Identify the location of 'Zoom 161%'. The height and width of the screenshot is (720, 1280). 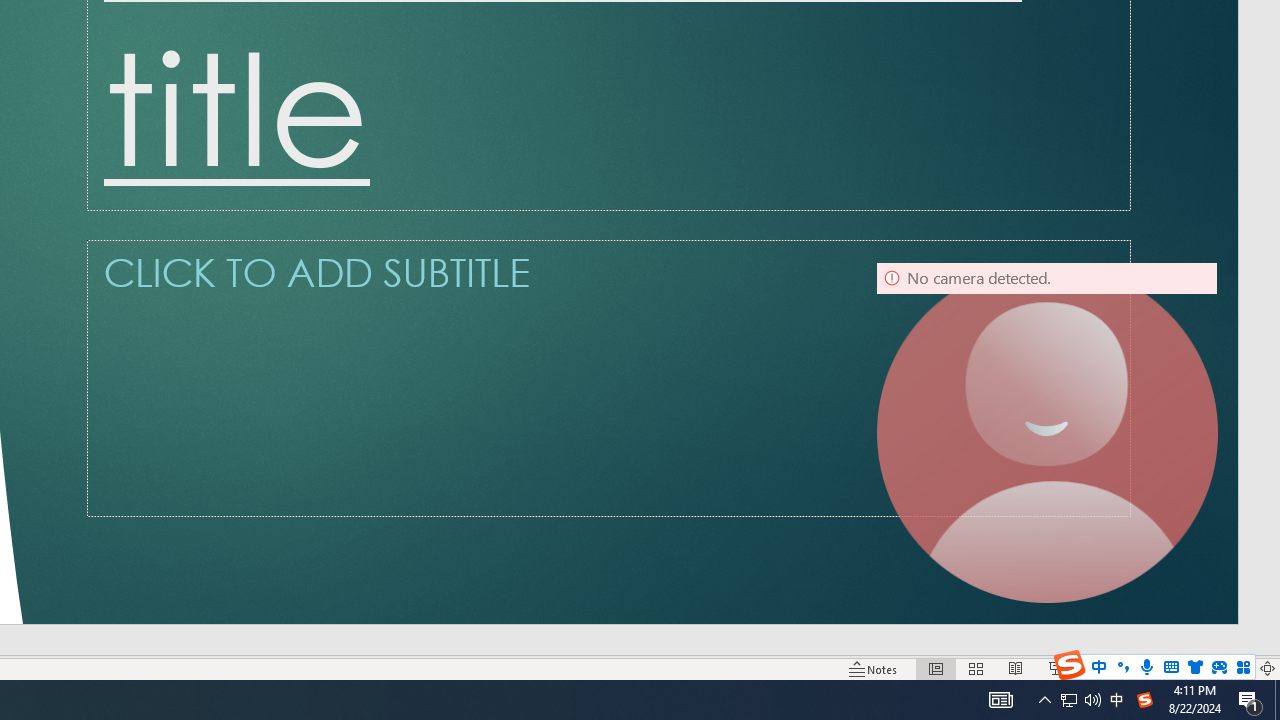
(1233, 669).